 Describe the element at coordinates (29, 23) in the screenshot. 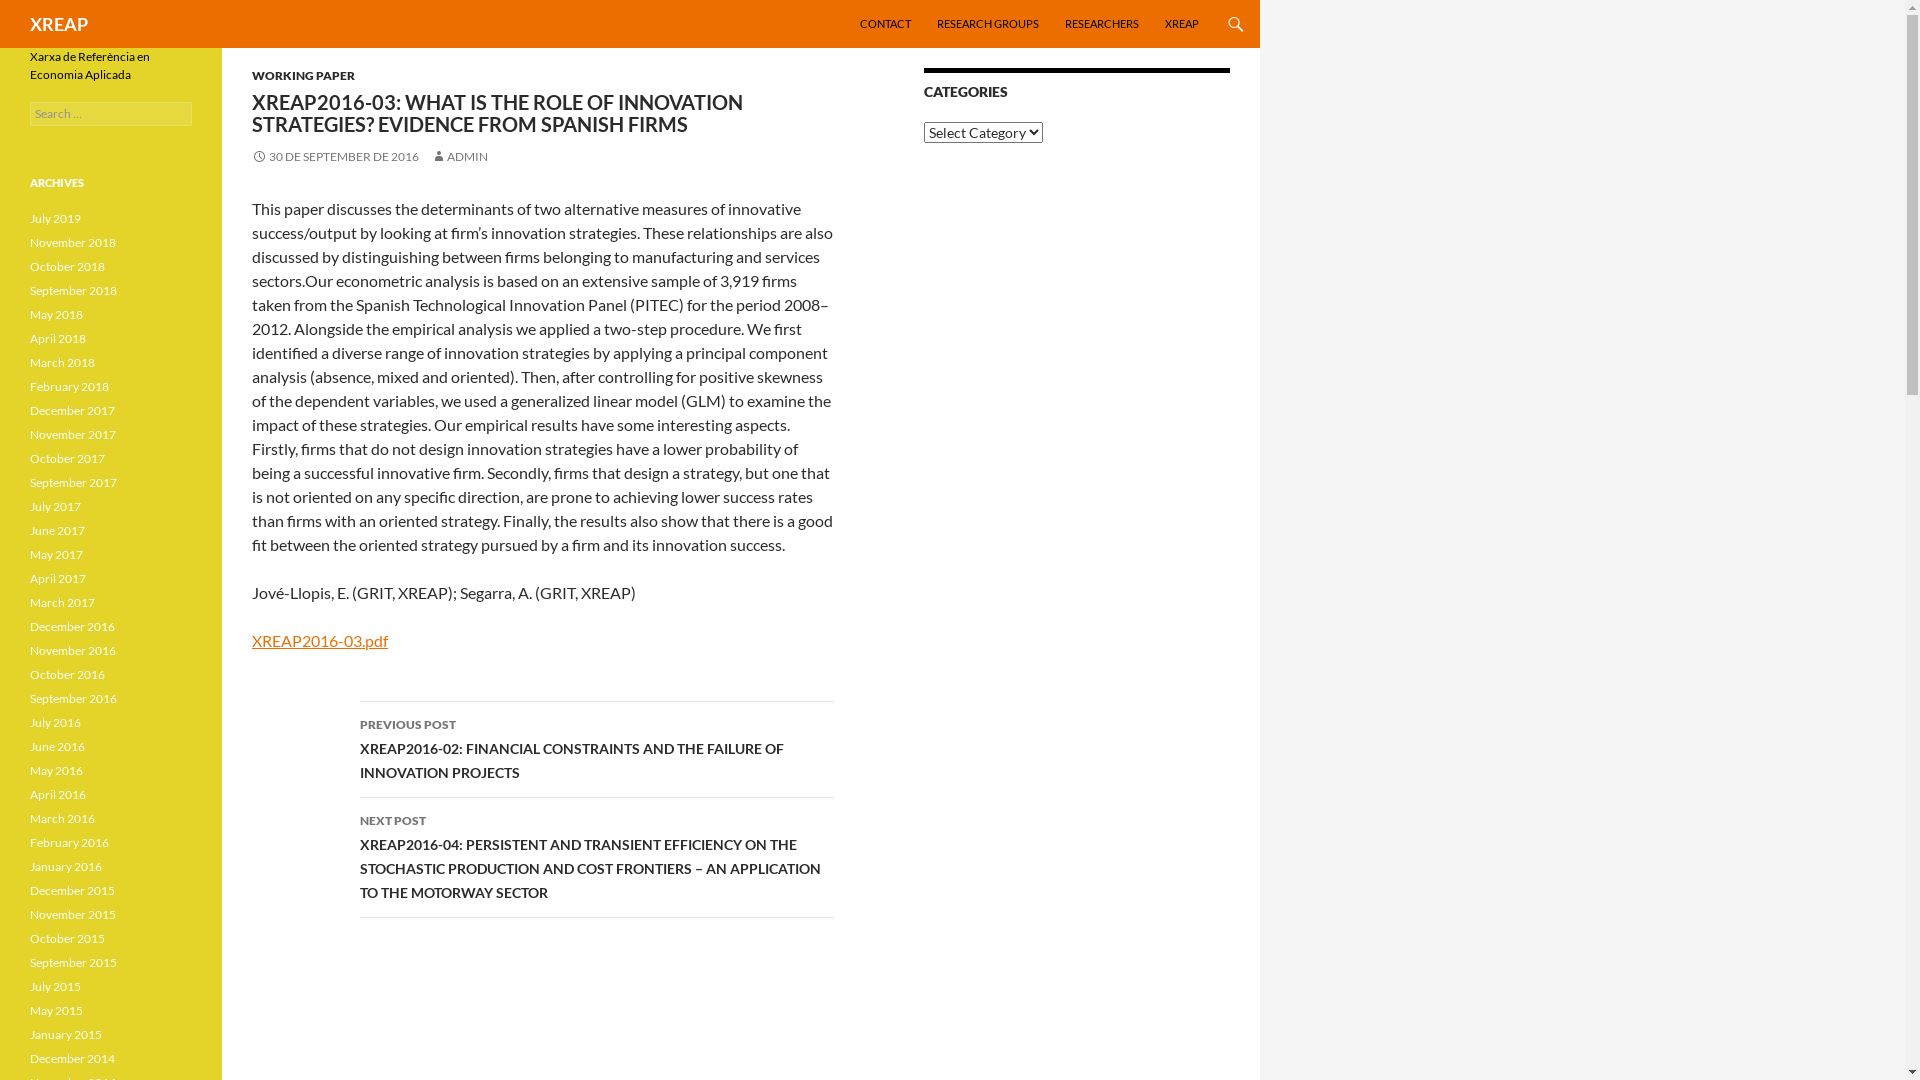

I see `'XREAP'` at that location.